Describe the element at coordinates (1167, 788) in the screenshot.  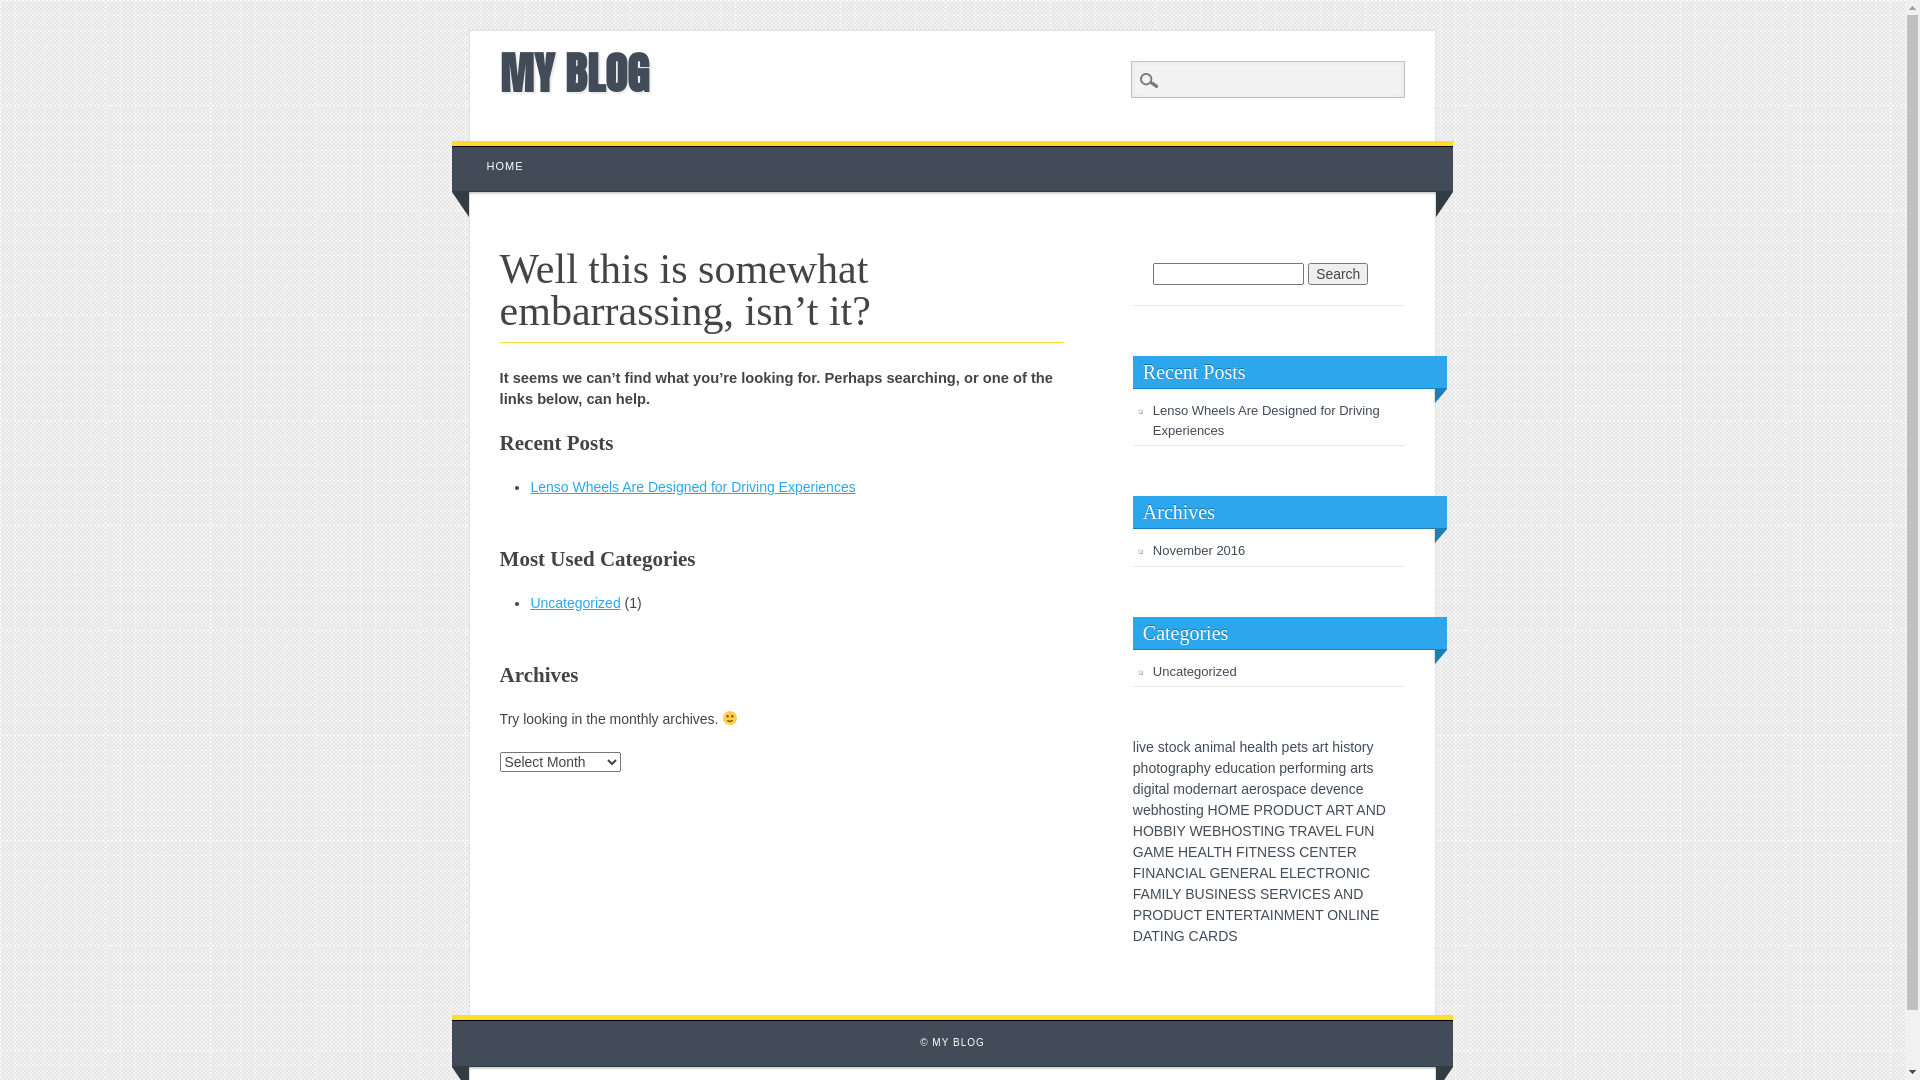
I see `'l'` at that location.